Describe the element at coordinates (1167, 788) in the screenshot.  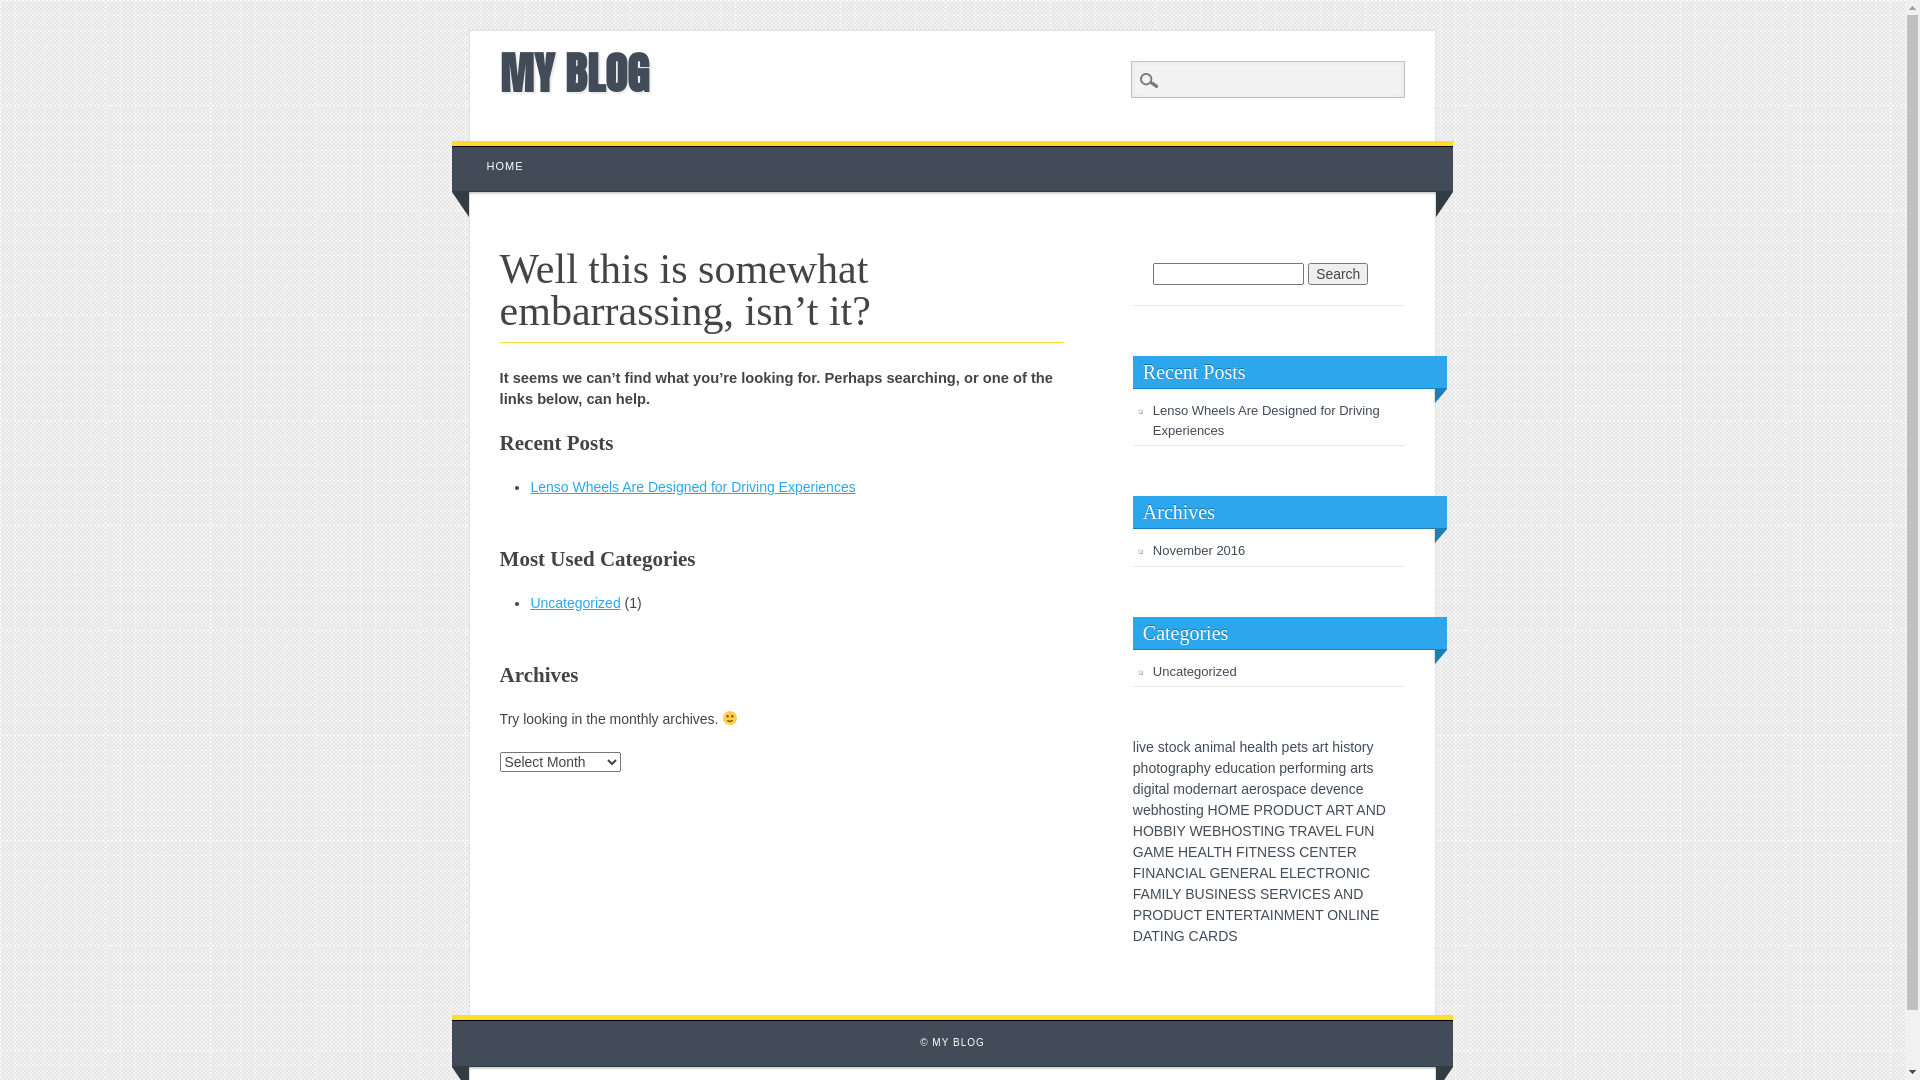
I see `'l'` at that location.